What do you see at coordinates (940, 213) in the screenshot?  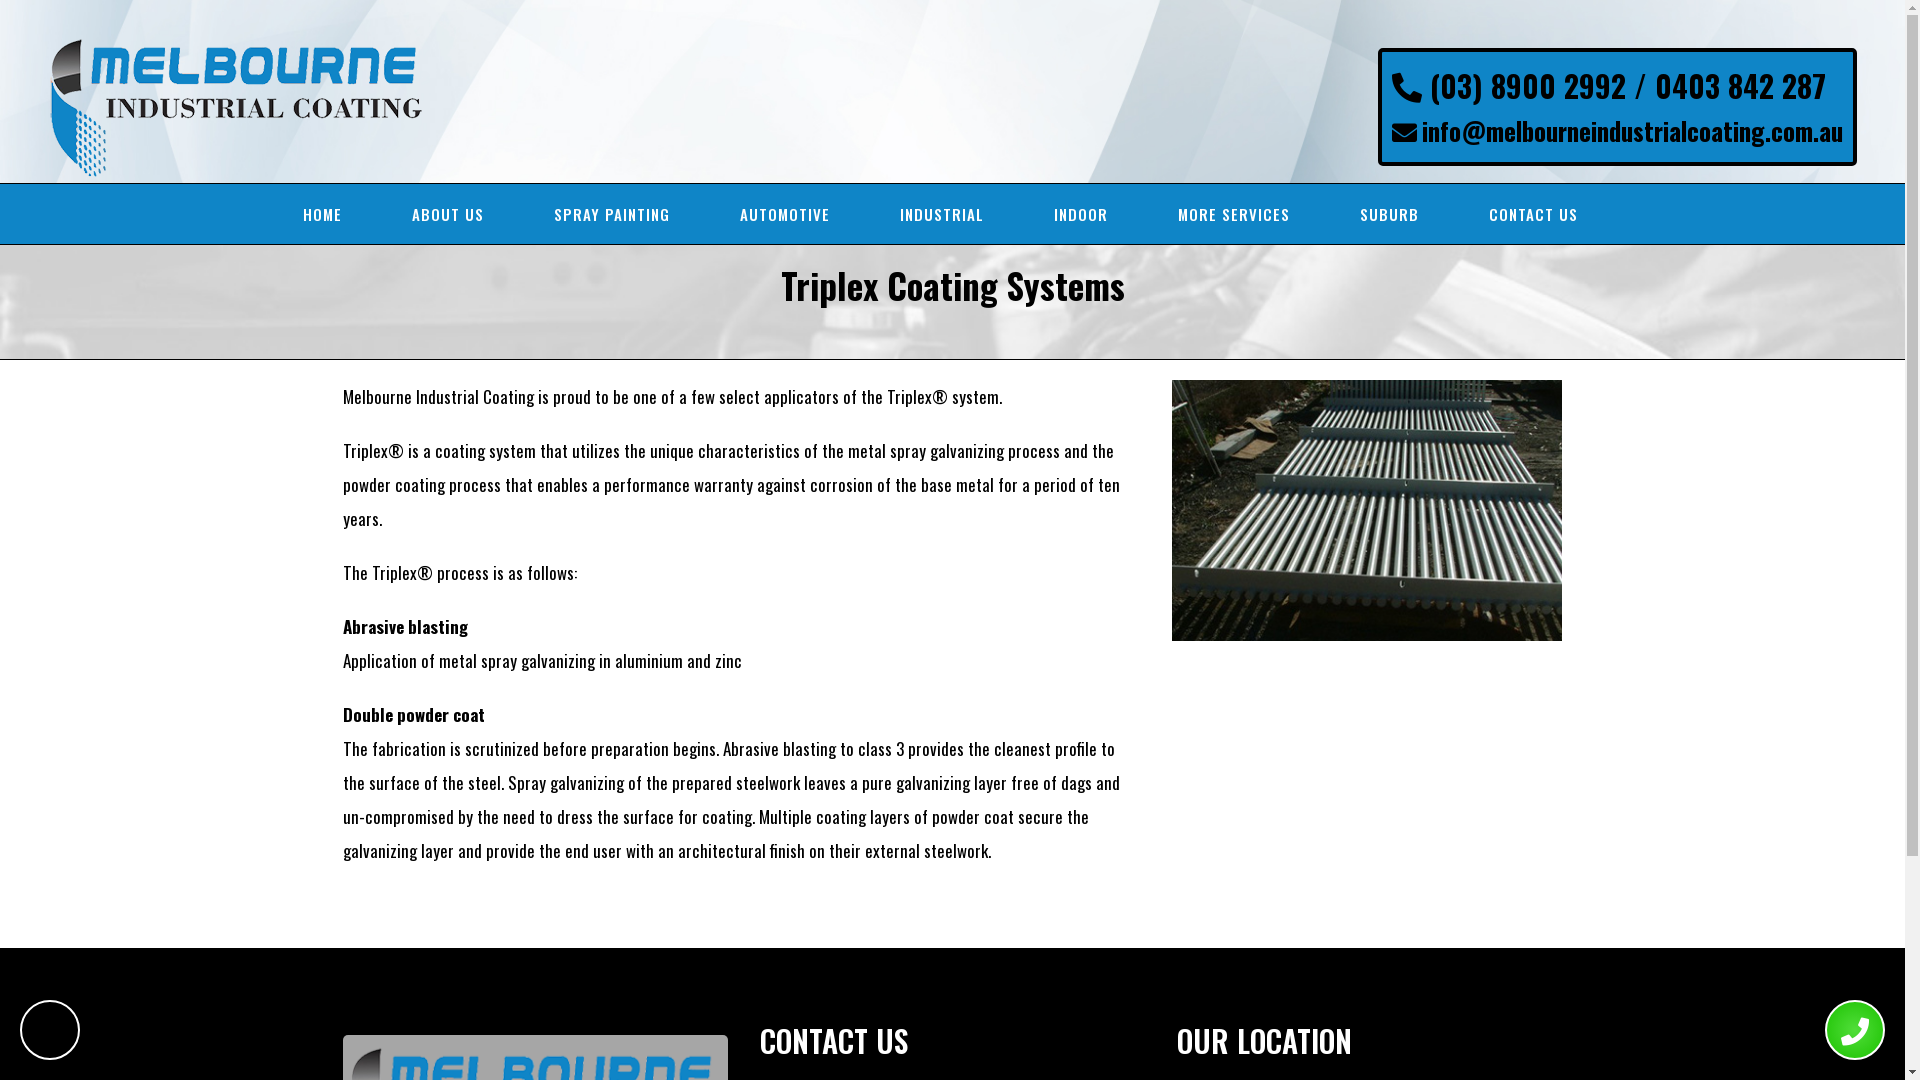 I see `'INDUSTRIAL'` at bounding box center [940, 213].